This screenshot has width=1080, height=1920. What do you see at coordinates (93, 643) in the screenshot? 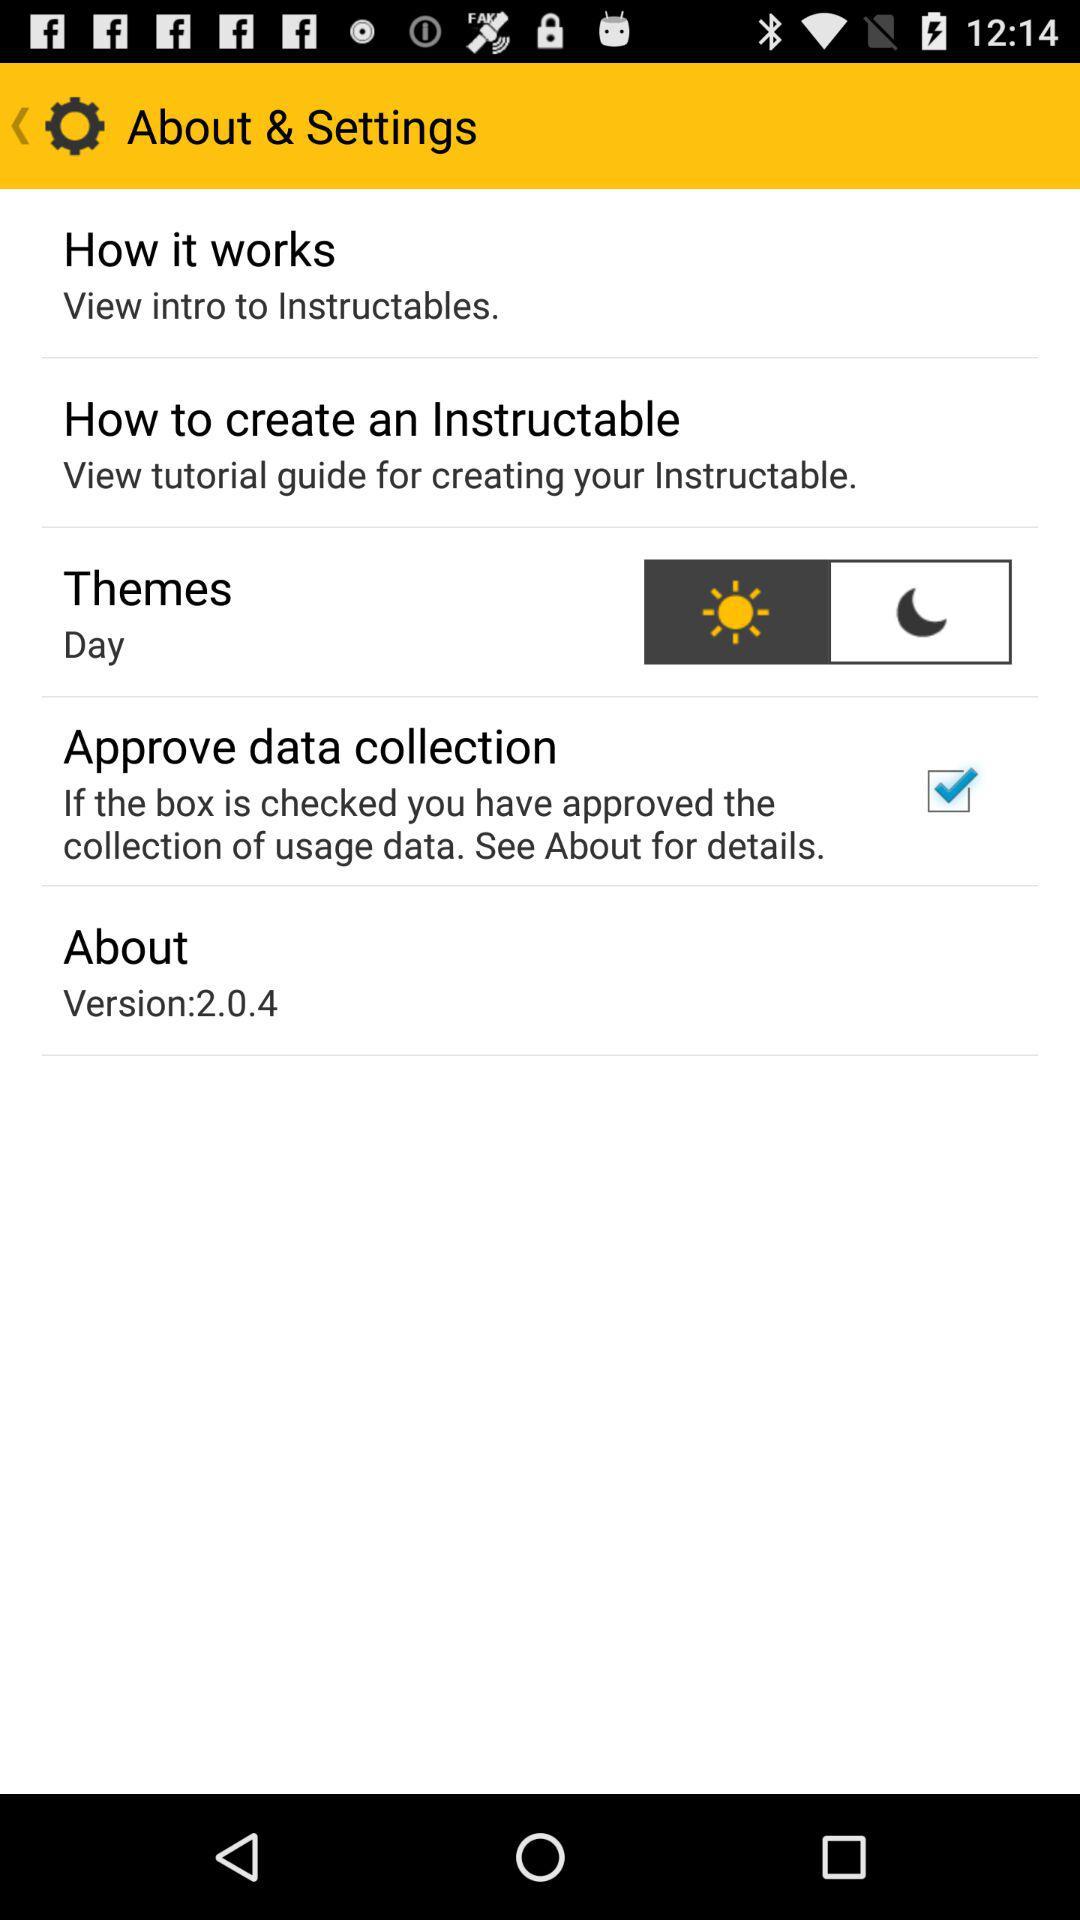
I see `the item below the themes app` at bounding box center [93, 643].